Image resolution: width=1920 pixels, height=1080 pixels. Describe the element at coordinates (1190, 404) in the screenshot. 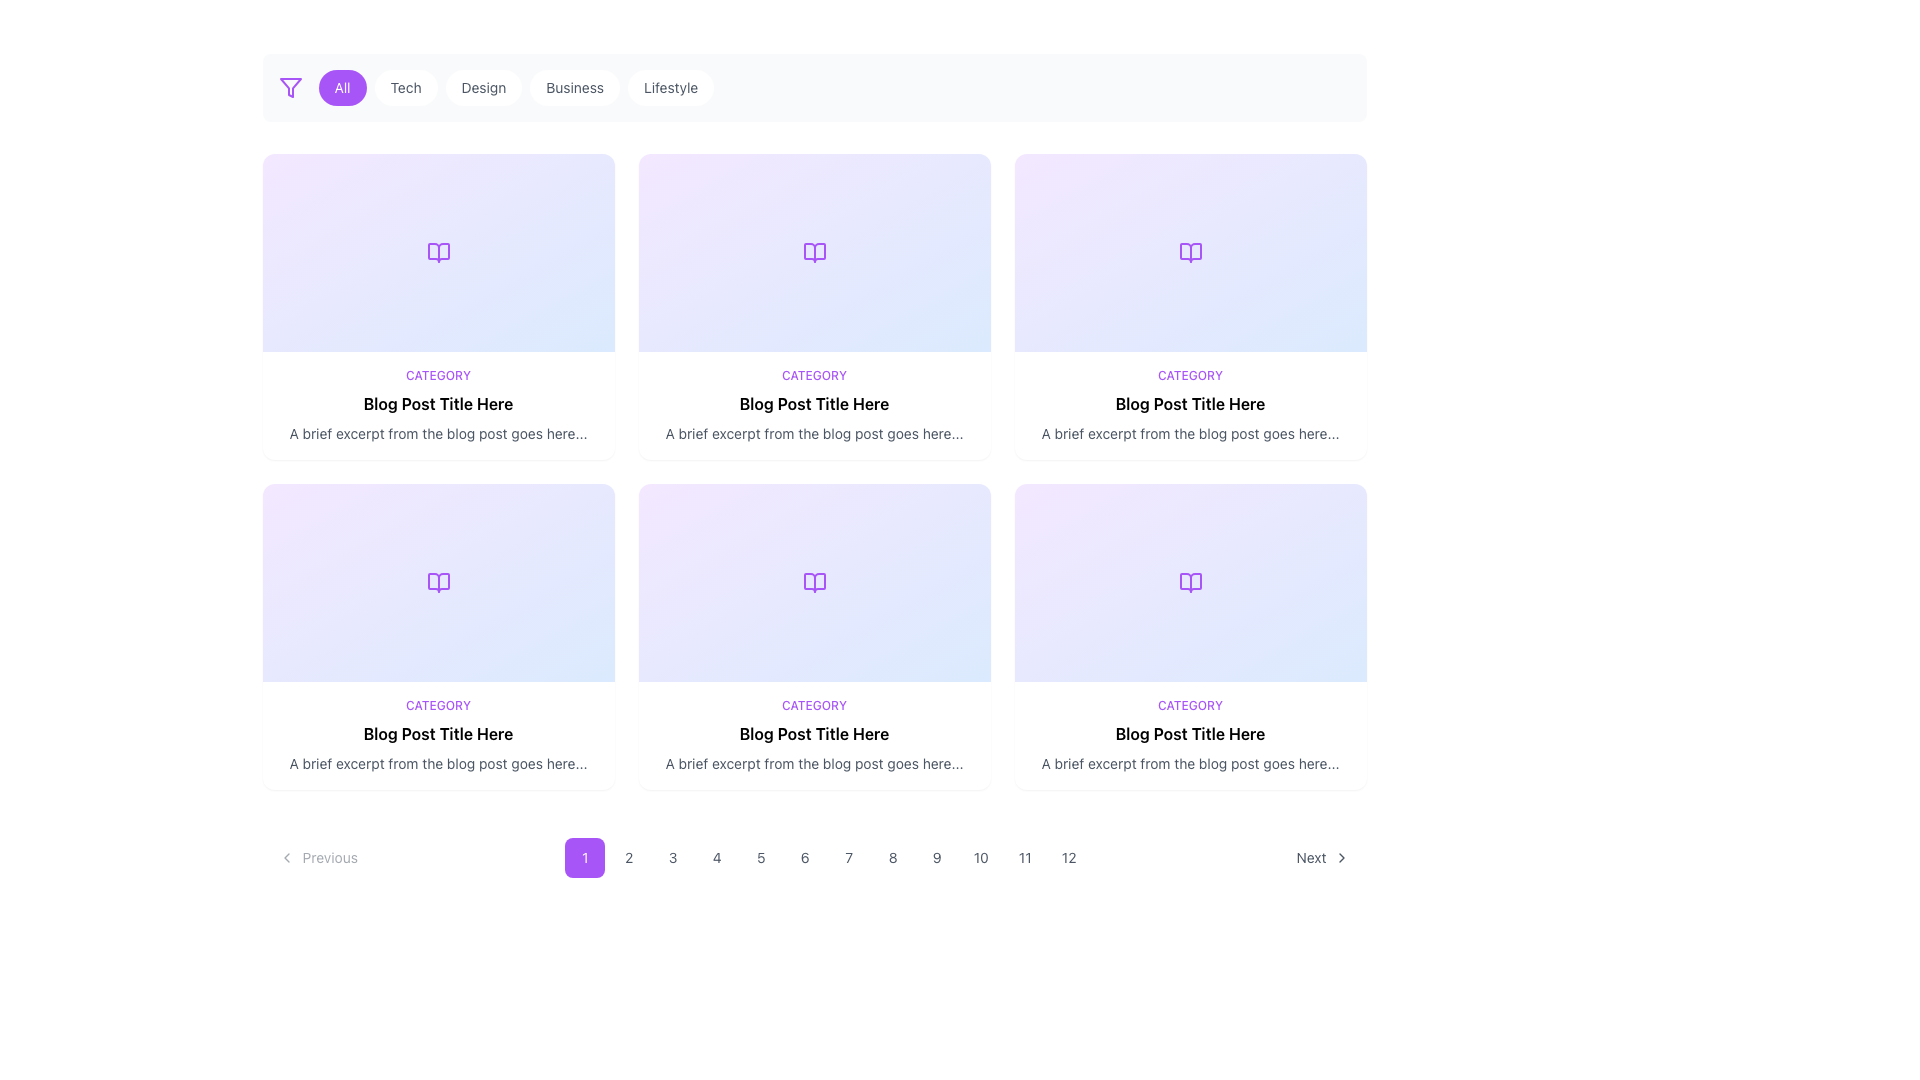

I see `the 'Blog Post Title Here' text label, which is bold and changes to purple on hover, located in the second column of the first row of a structured card layout` at that location.